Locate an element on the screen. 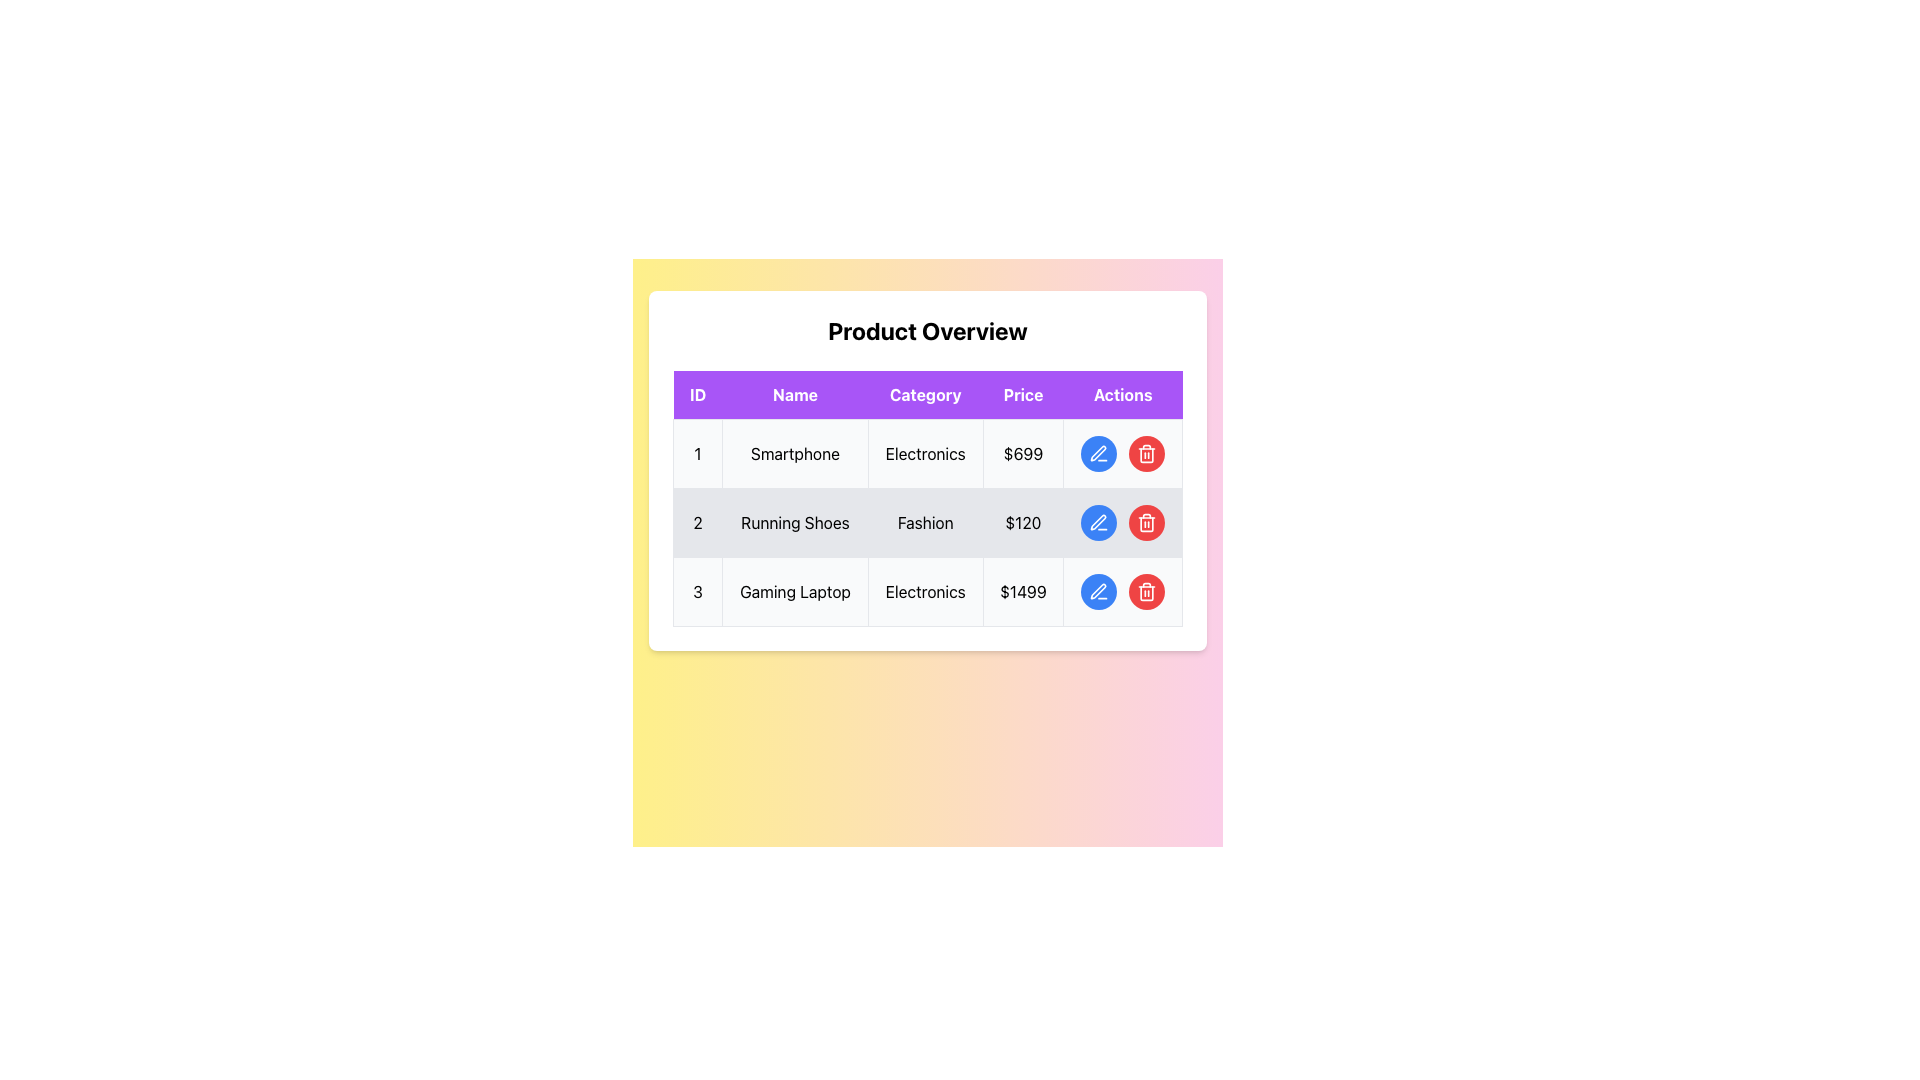 The image size is (1920, 1080). the blue circular icon button representing a pen is located at coordinates (1098, 454).